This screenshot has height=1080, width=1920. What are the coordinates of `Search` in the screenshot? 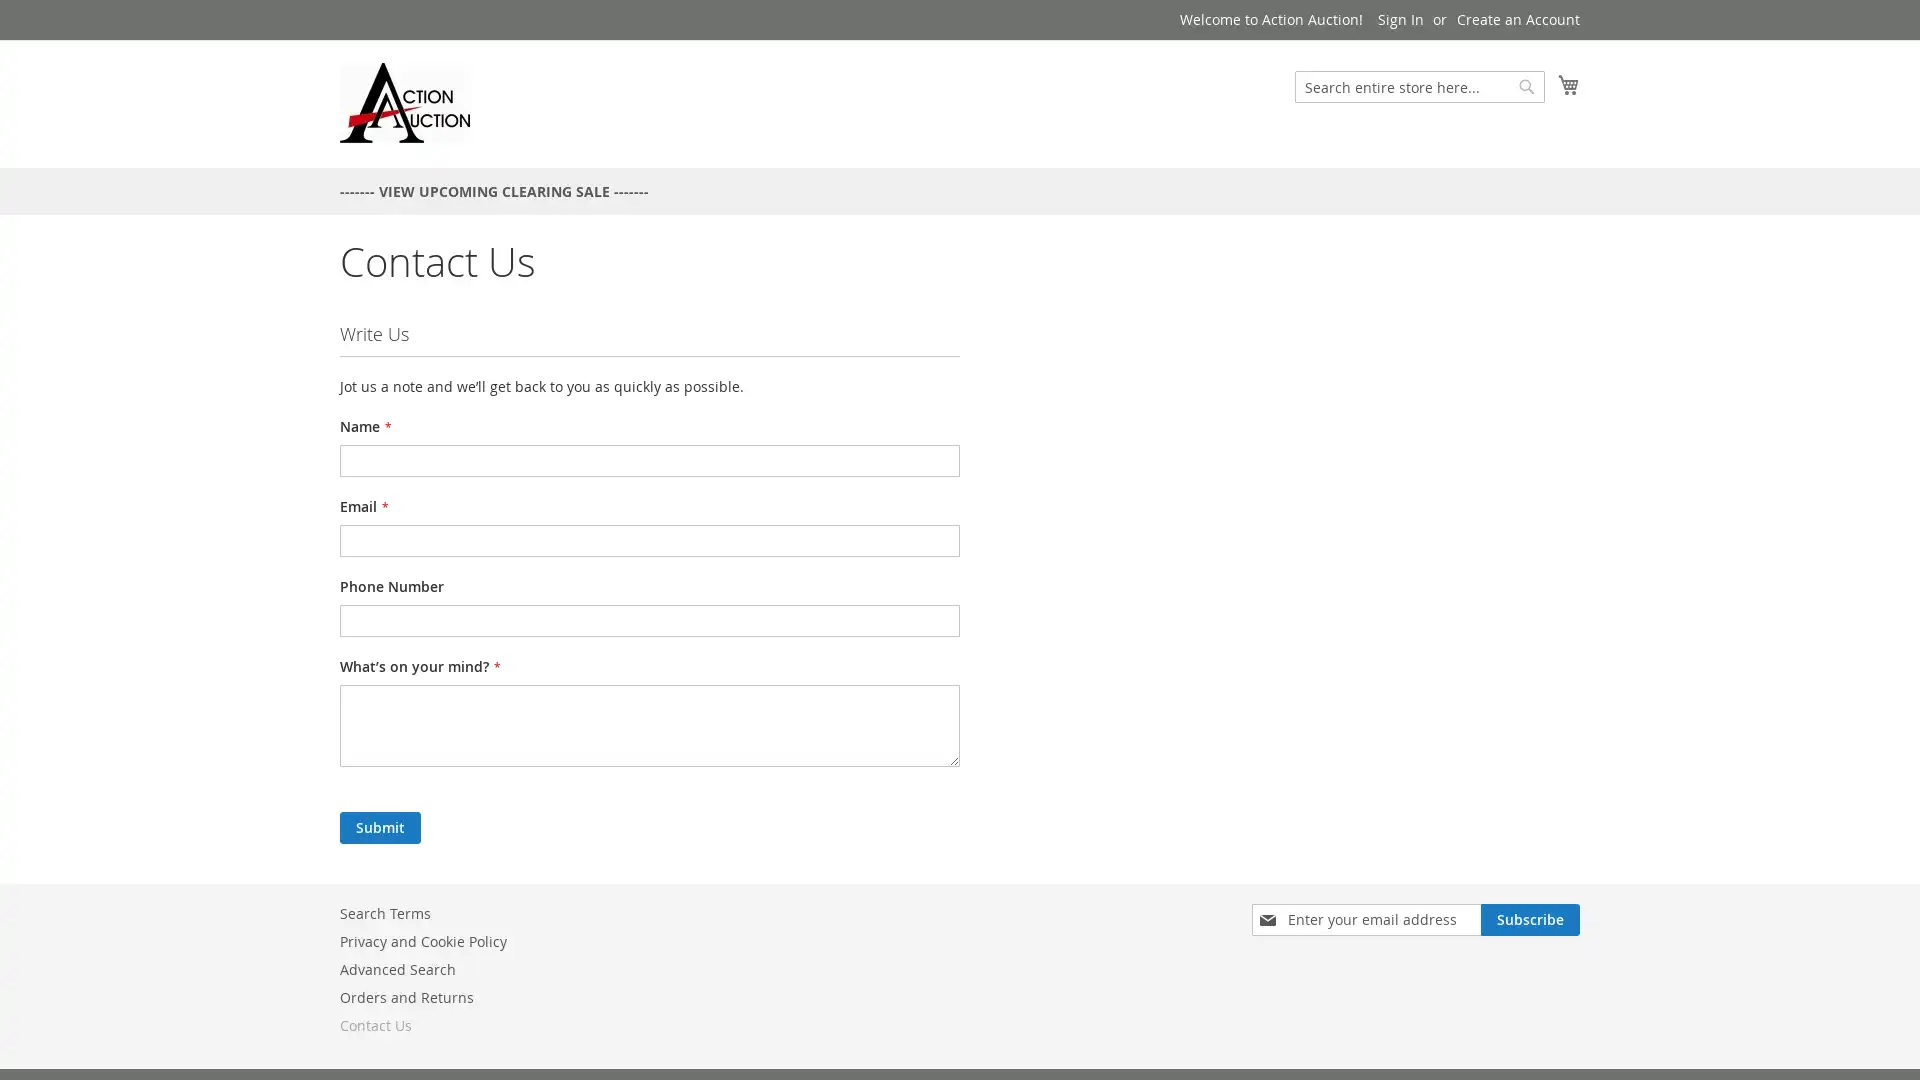 It's located at (1525, 86).